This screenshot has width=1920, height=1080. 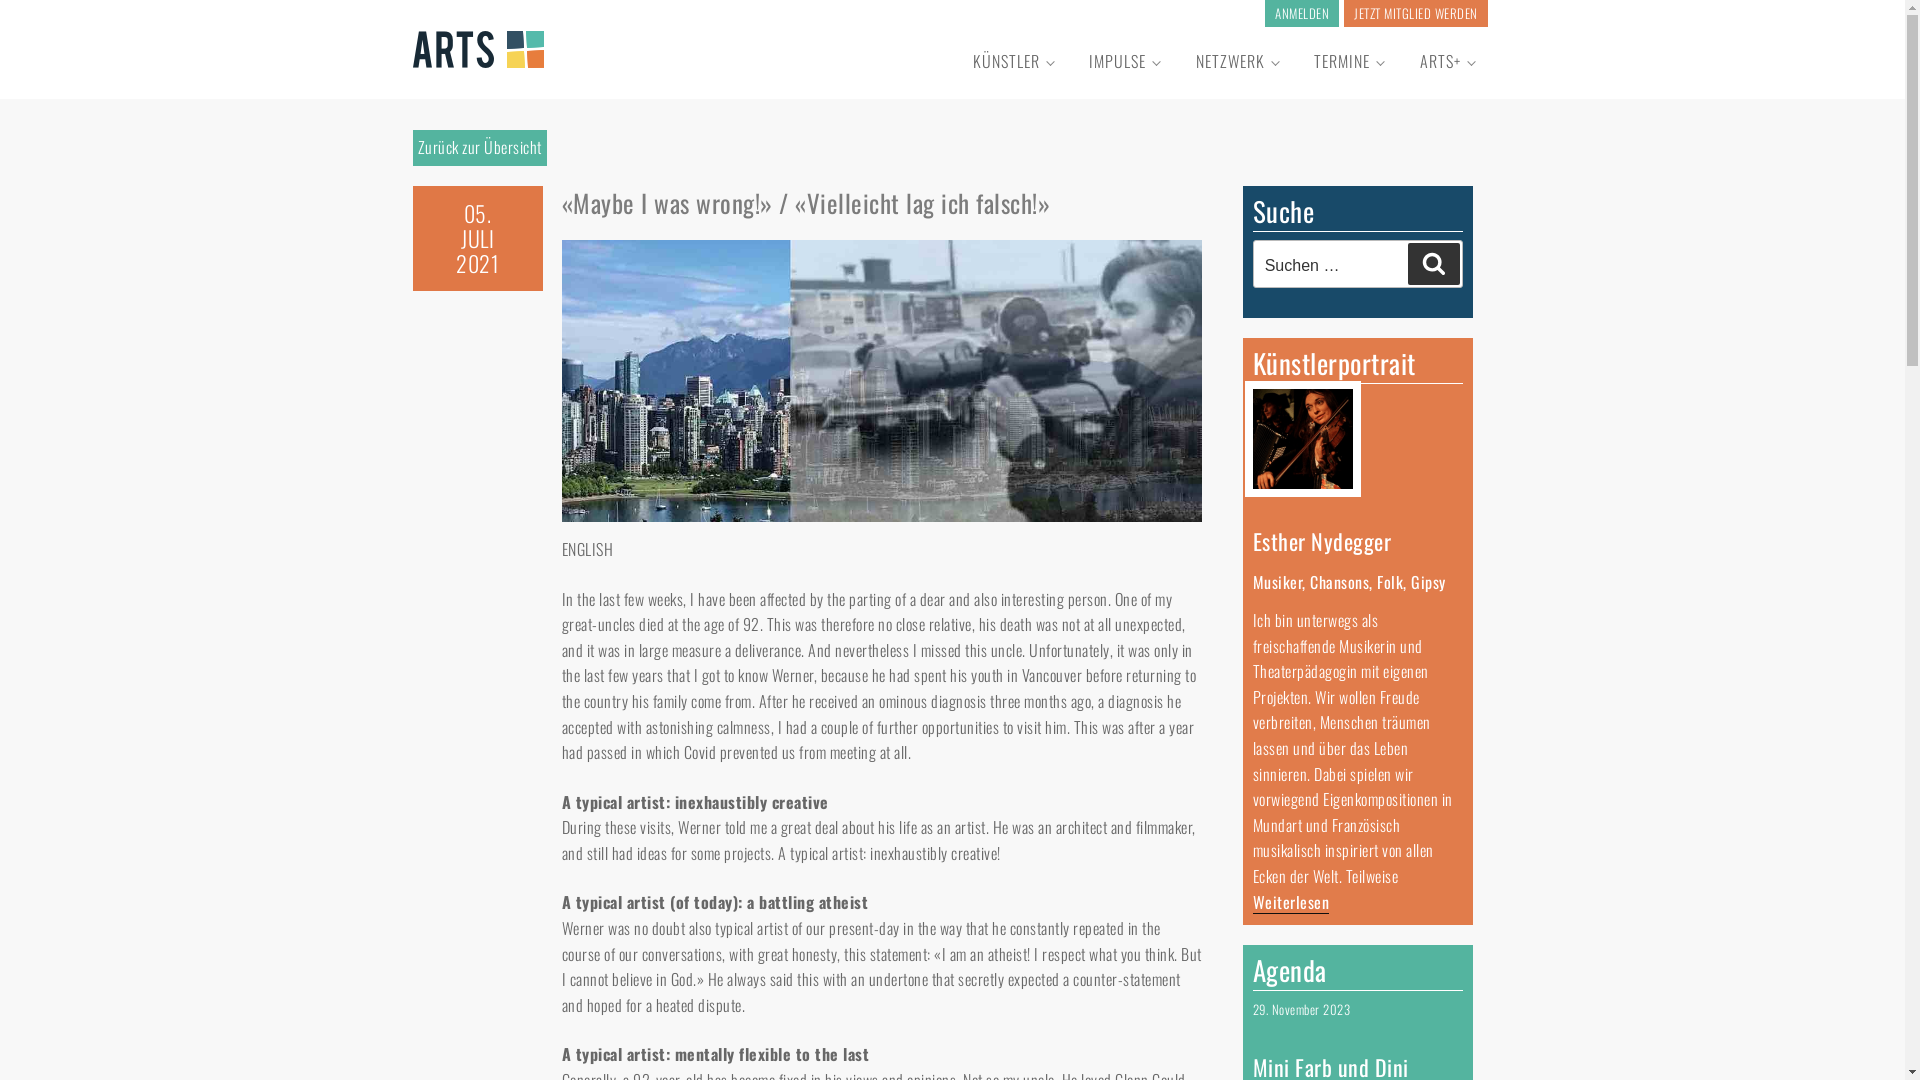 I want to click on 'TERMINE', so click(x=1348, y=60).